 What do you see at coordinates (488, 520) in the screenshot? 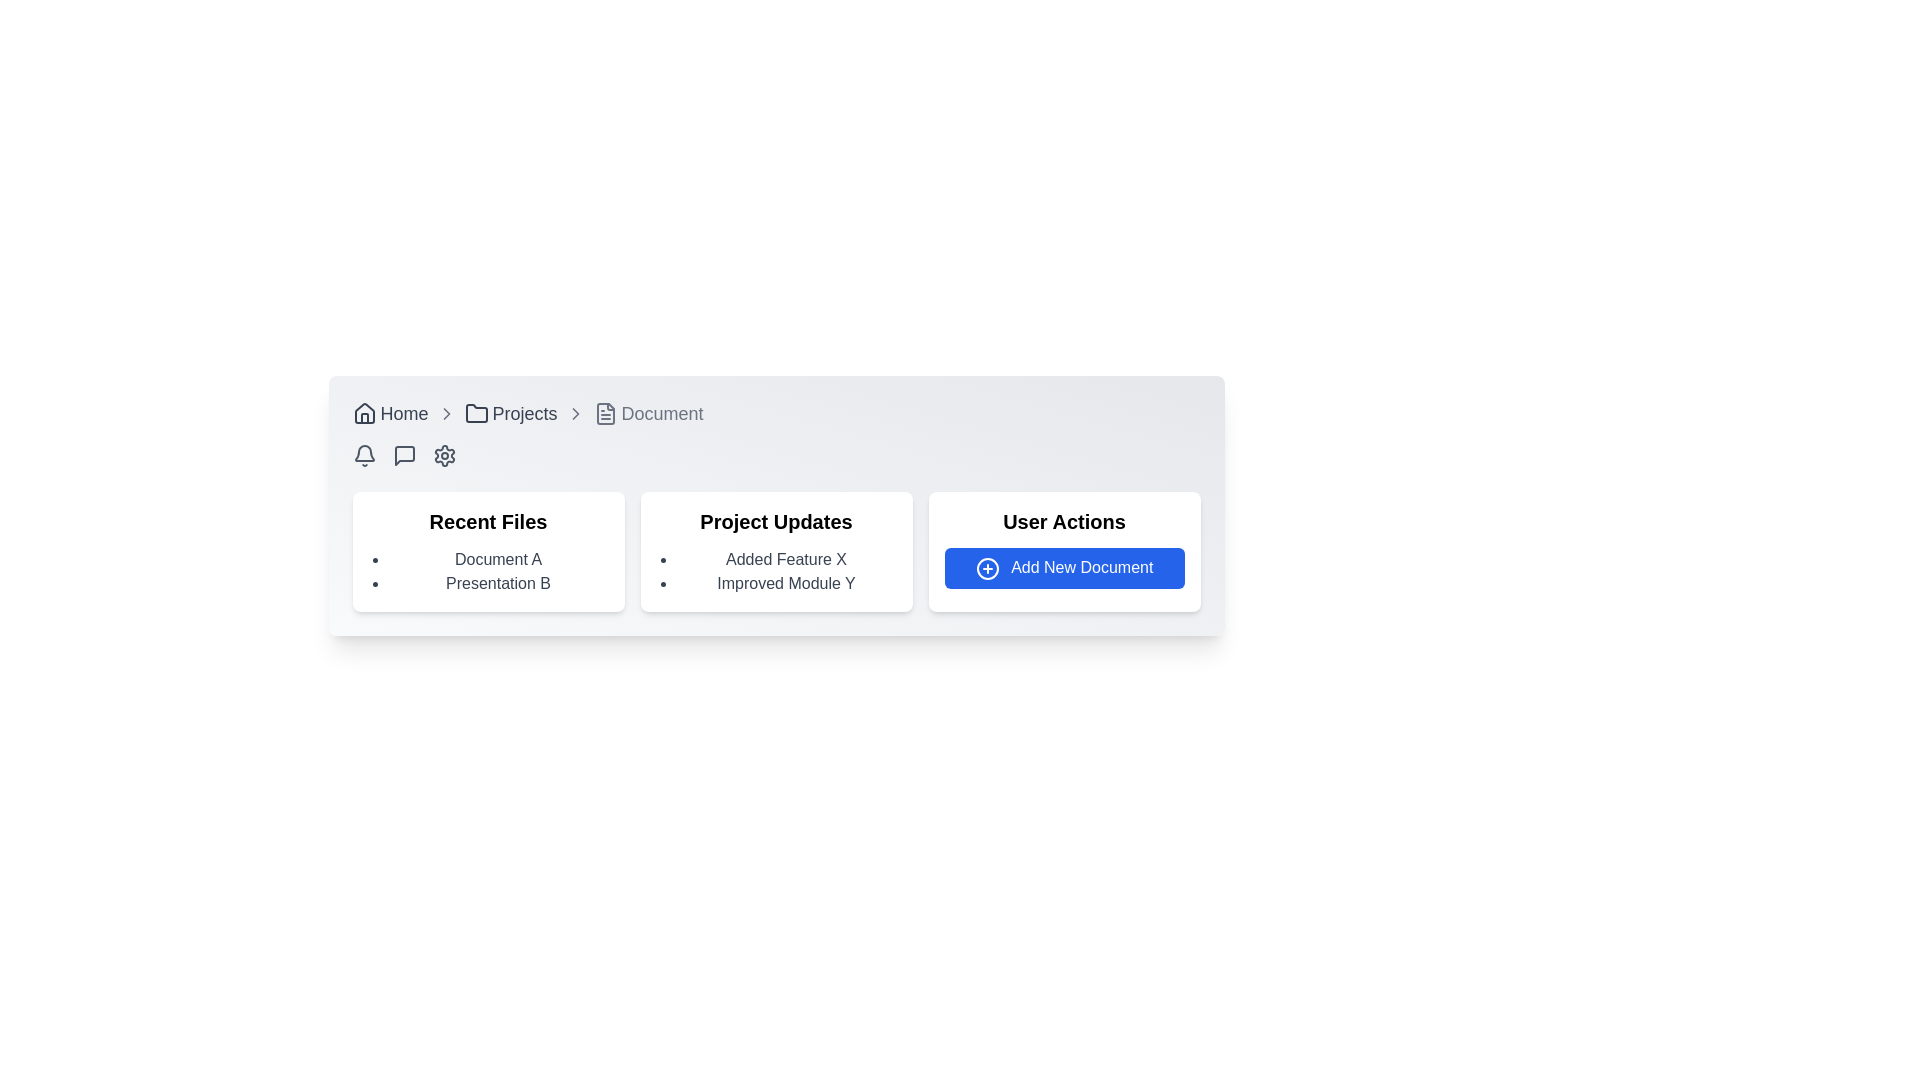
I see `the section title label at the top of the 'Recent Files' card, which indicates the content or functionality of the card below it` at bounding box center [488, 520].